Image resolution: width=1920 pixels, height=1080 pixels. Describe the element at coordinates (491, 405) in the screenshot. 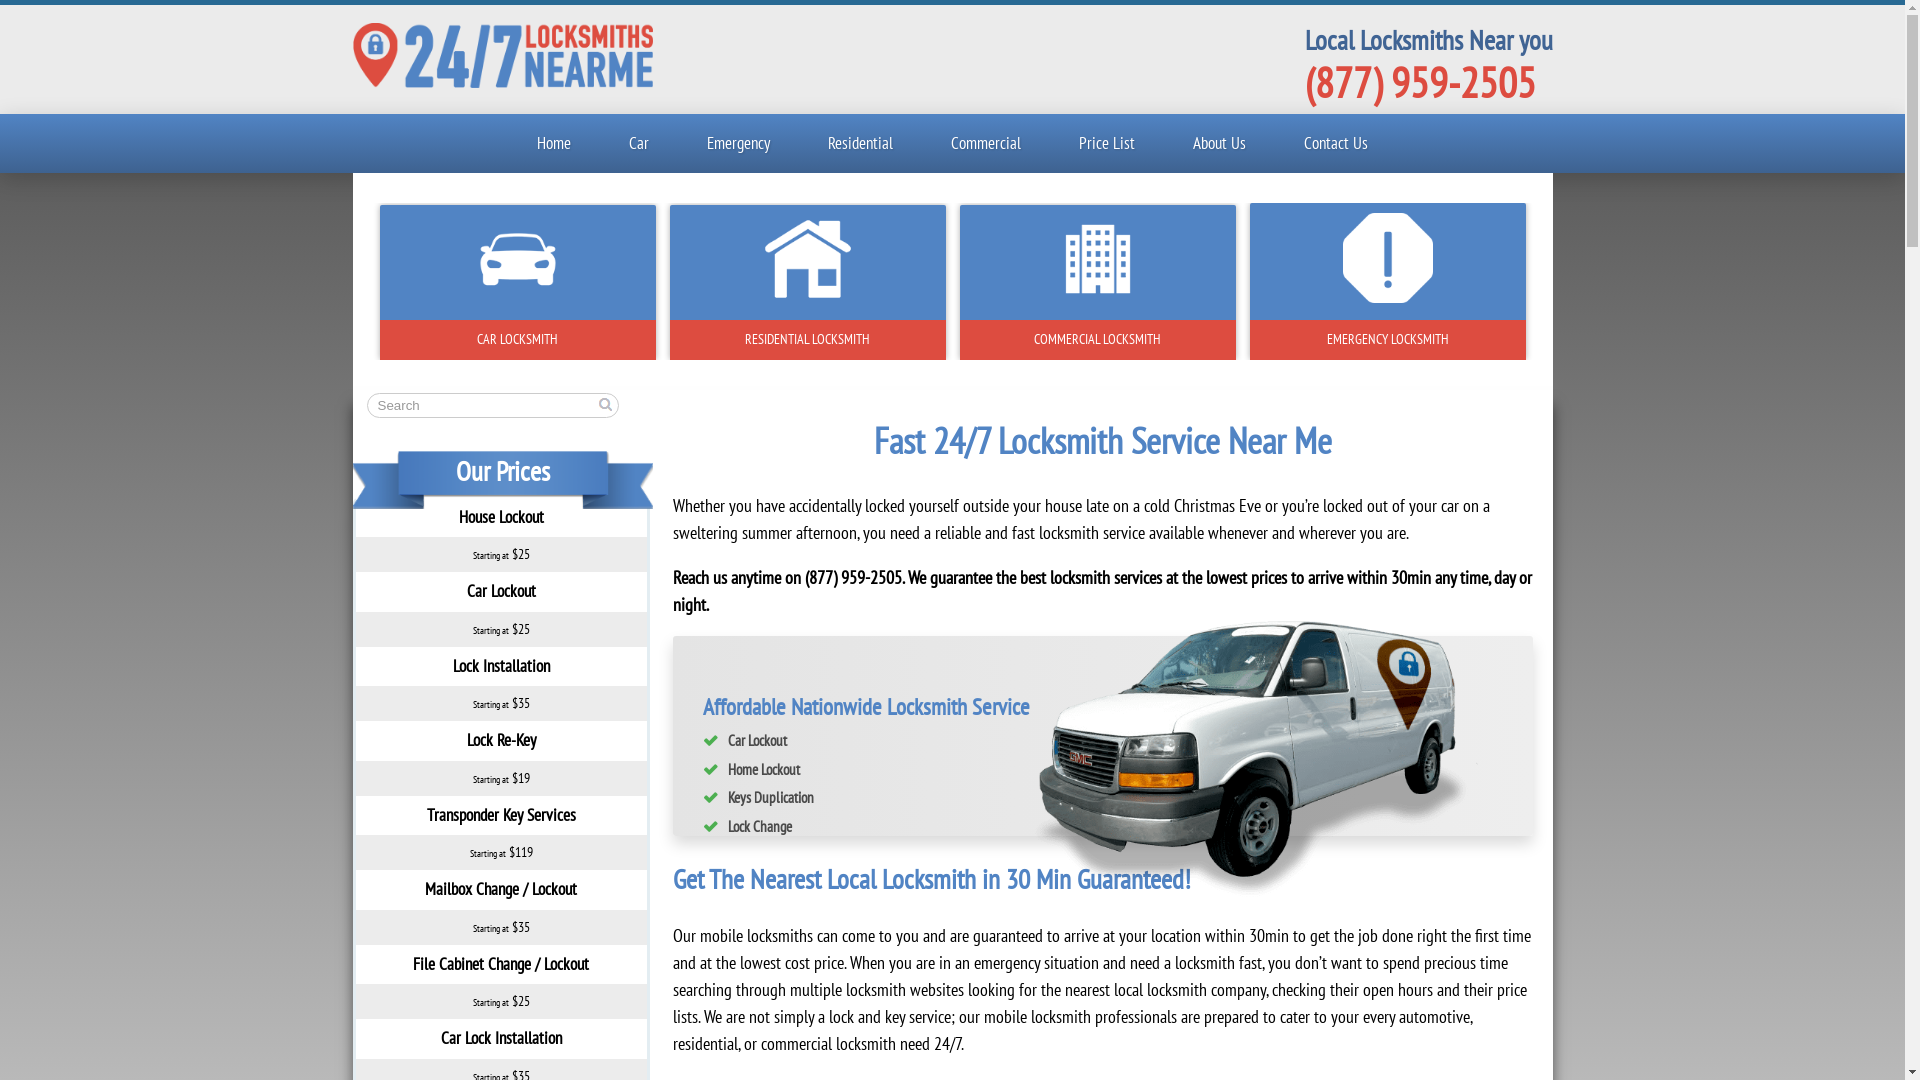

I see `'Enter the terms you wish to search for.'` at that location.